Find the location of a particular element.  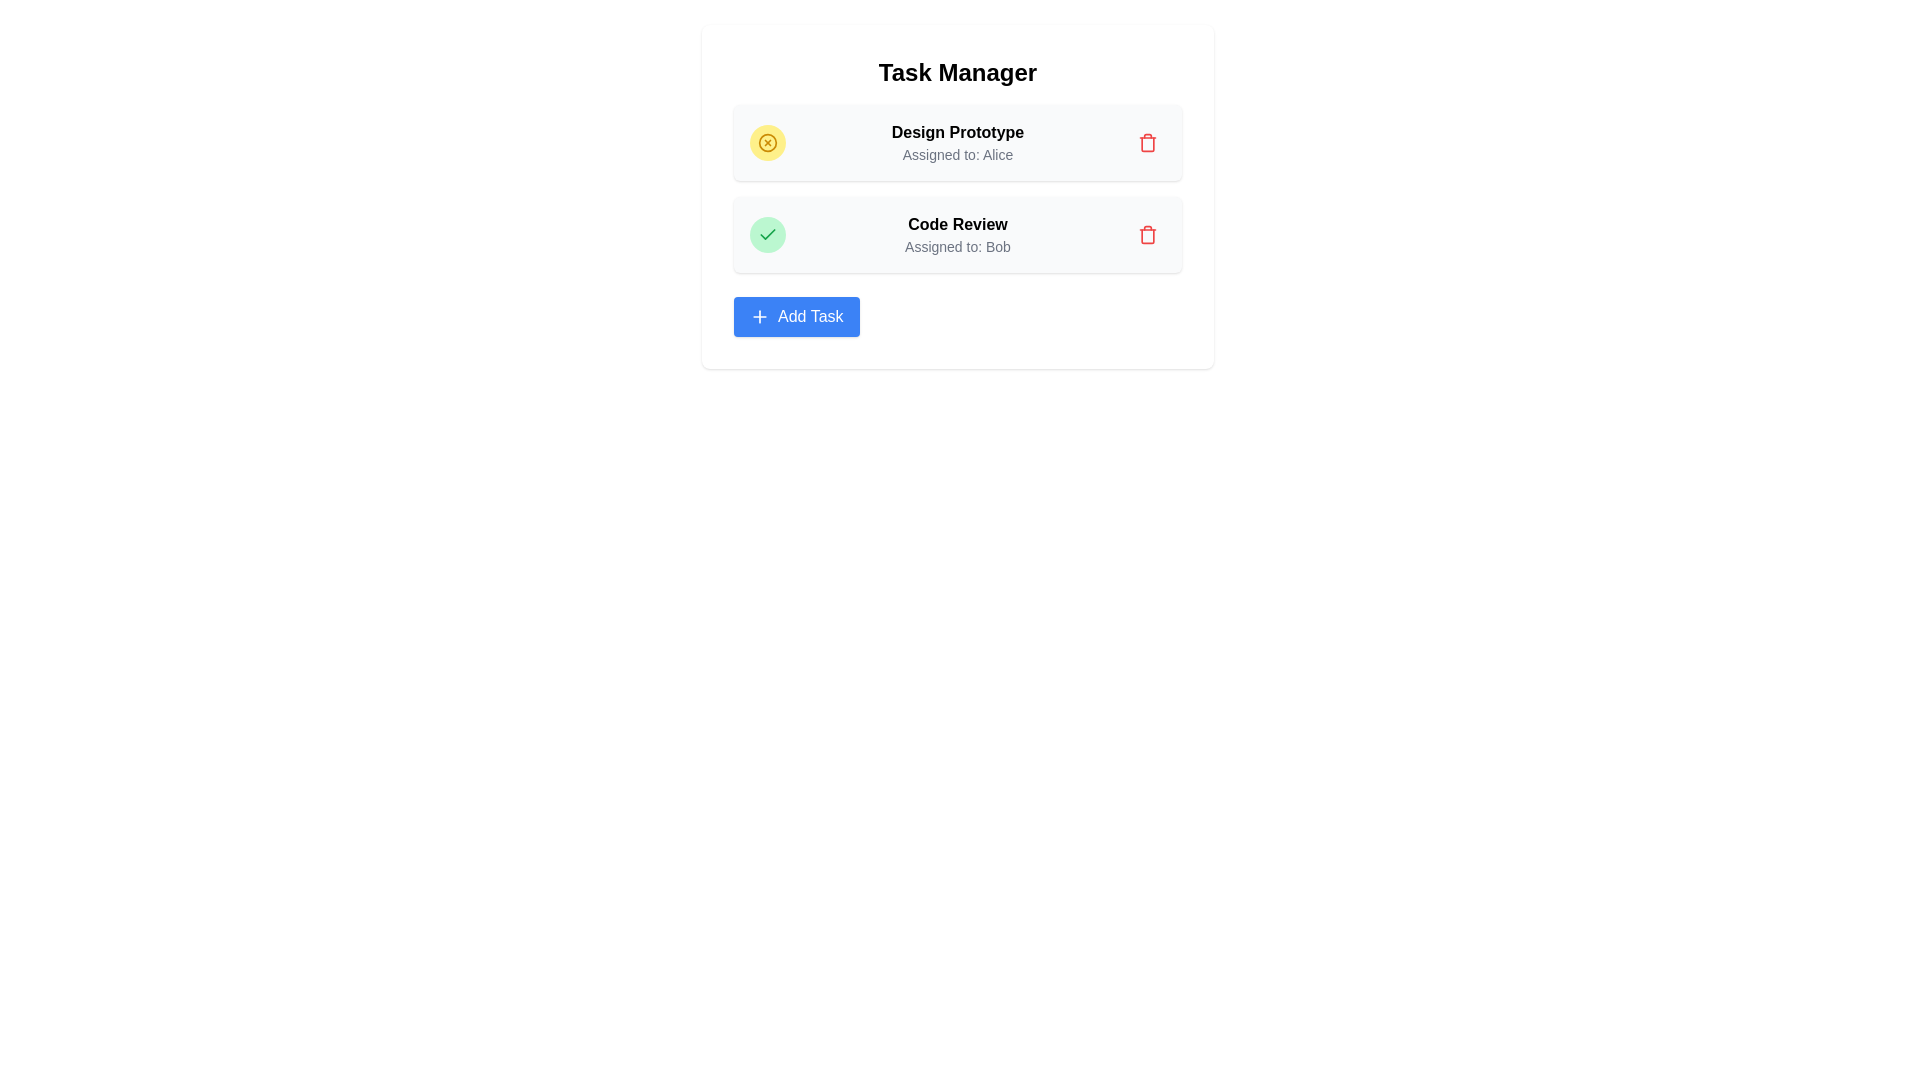

the delete button for the 'Code Review' task is located at coordinates (1147, 234).